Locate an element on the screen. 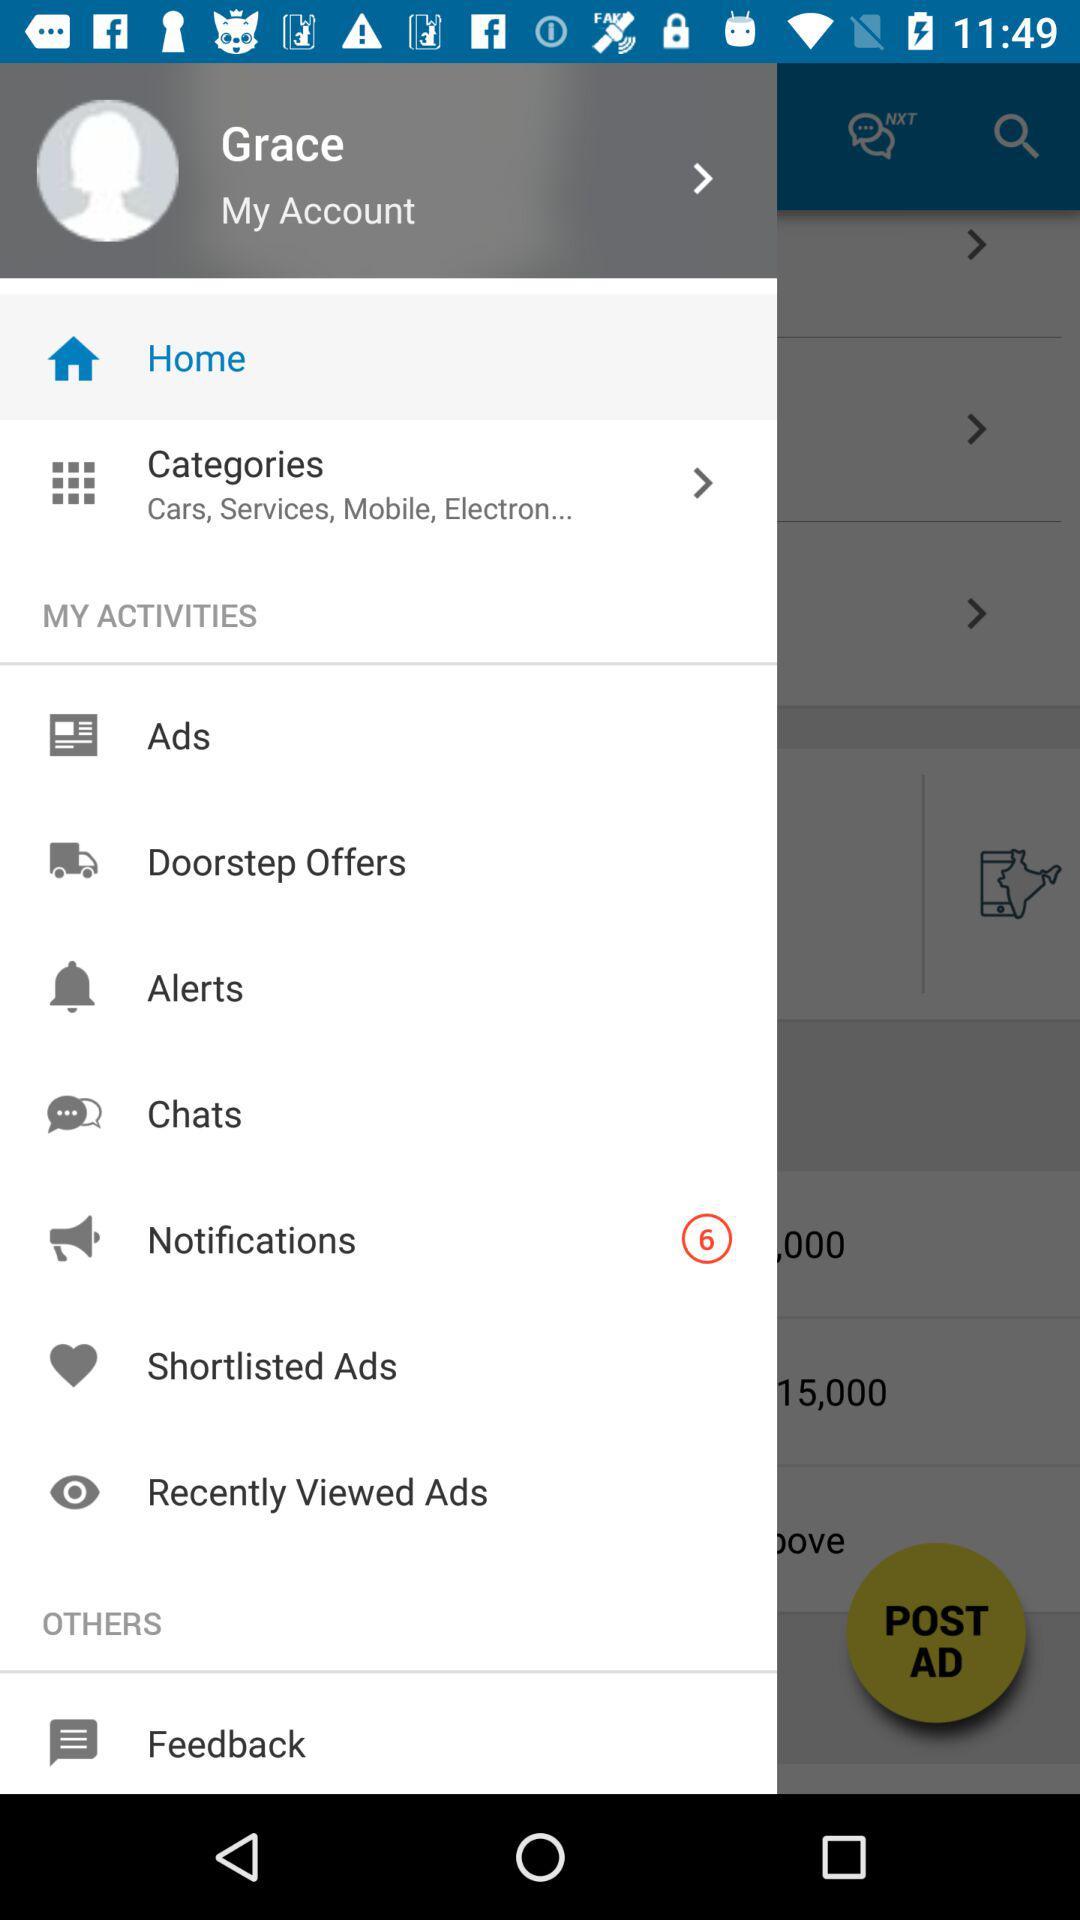  the logo which has the text ads mentioned next to it is located at coordinates (72, 734).